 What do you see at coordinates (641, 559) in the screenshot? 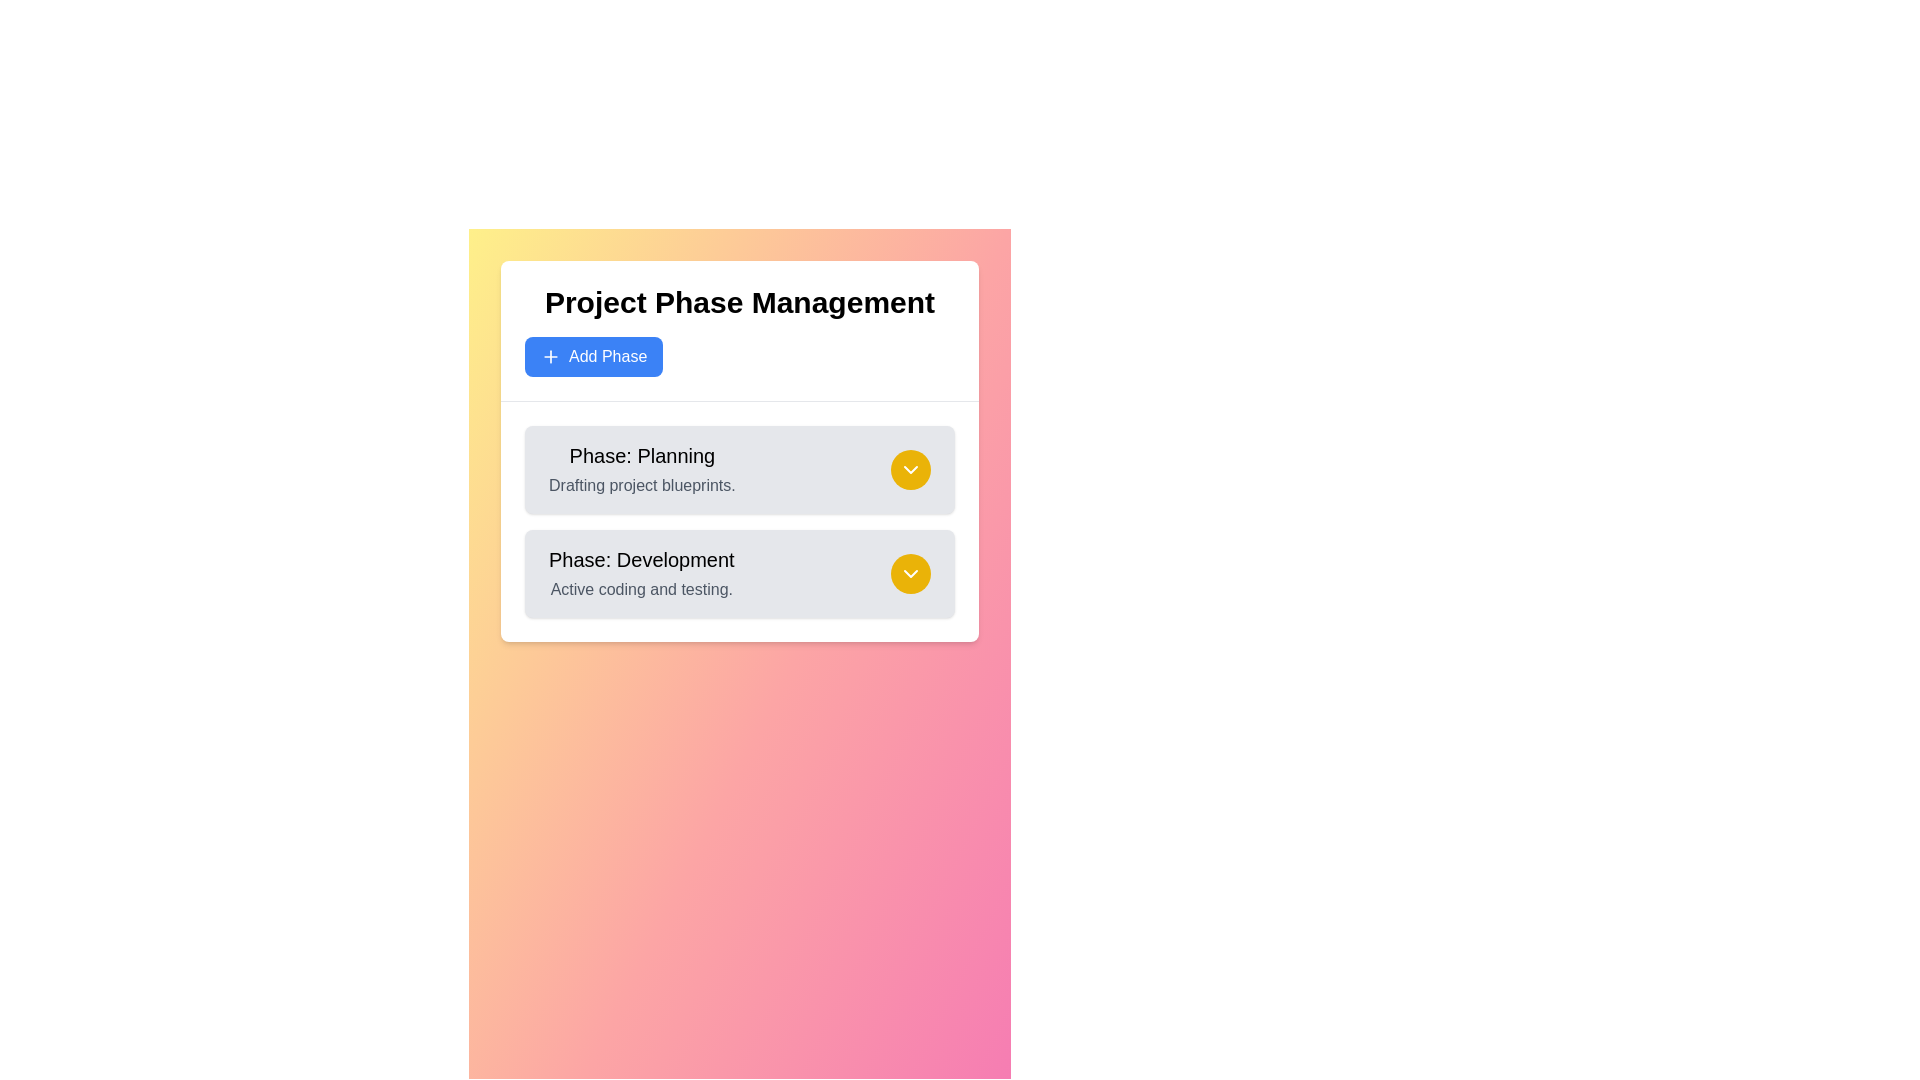
I see `the text label displaying 'Phase: Development', which is prominently shown in bold and larger font style, located in the center-right section of the interface beneath the 'Phase: Planning' section` at bounding box center [641, 559].